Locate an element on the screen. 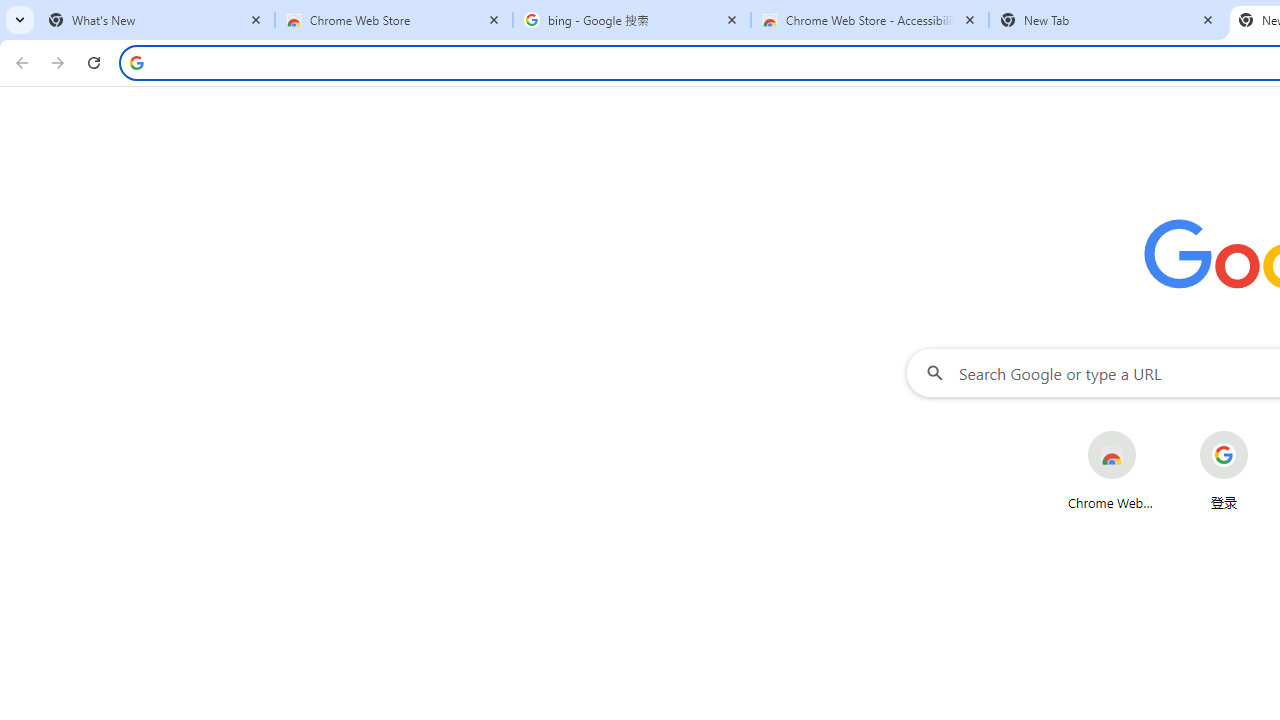 The image size is (1280, 720). 'What' is located at coordinates (155, 20).